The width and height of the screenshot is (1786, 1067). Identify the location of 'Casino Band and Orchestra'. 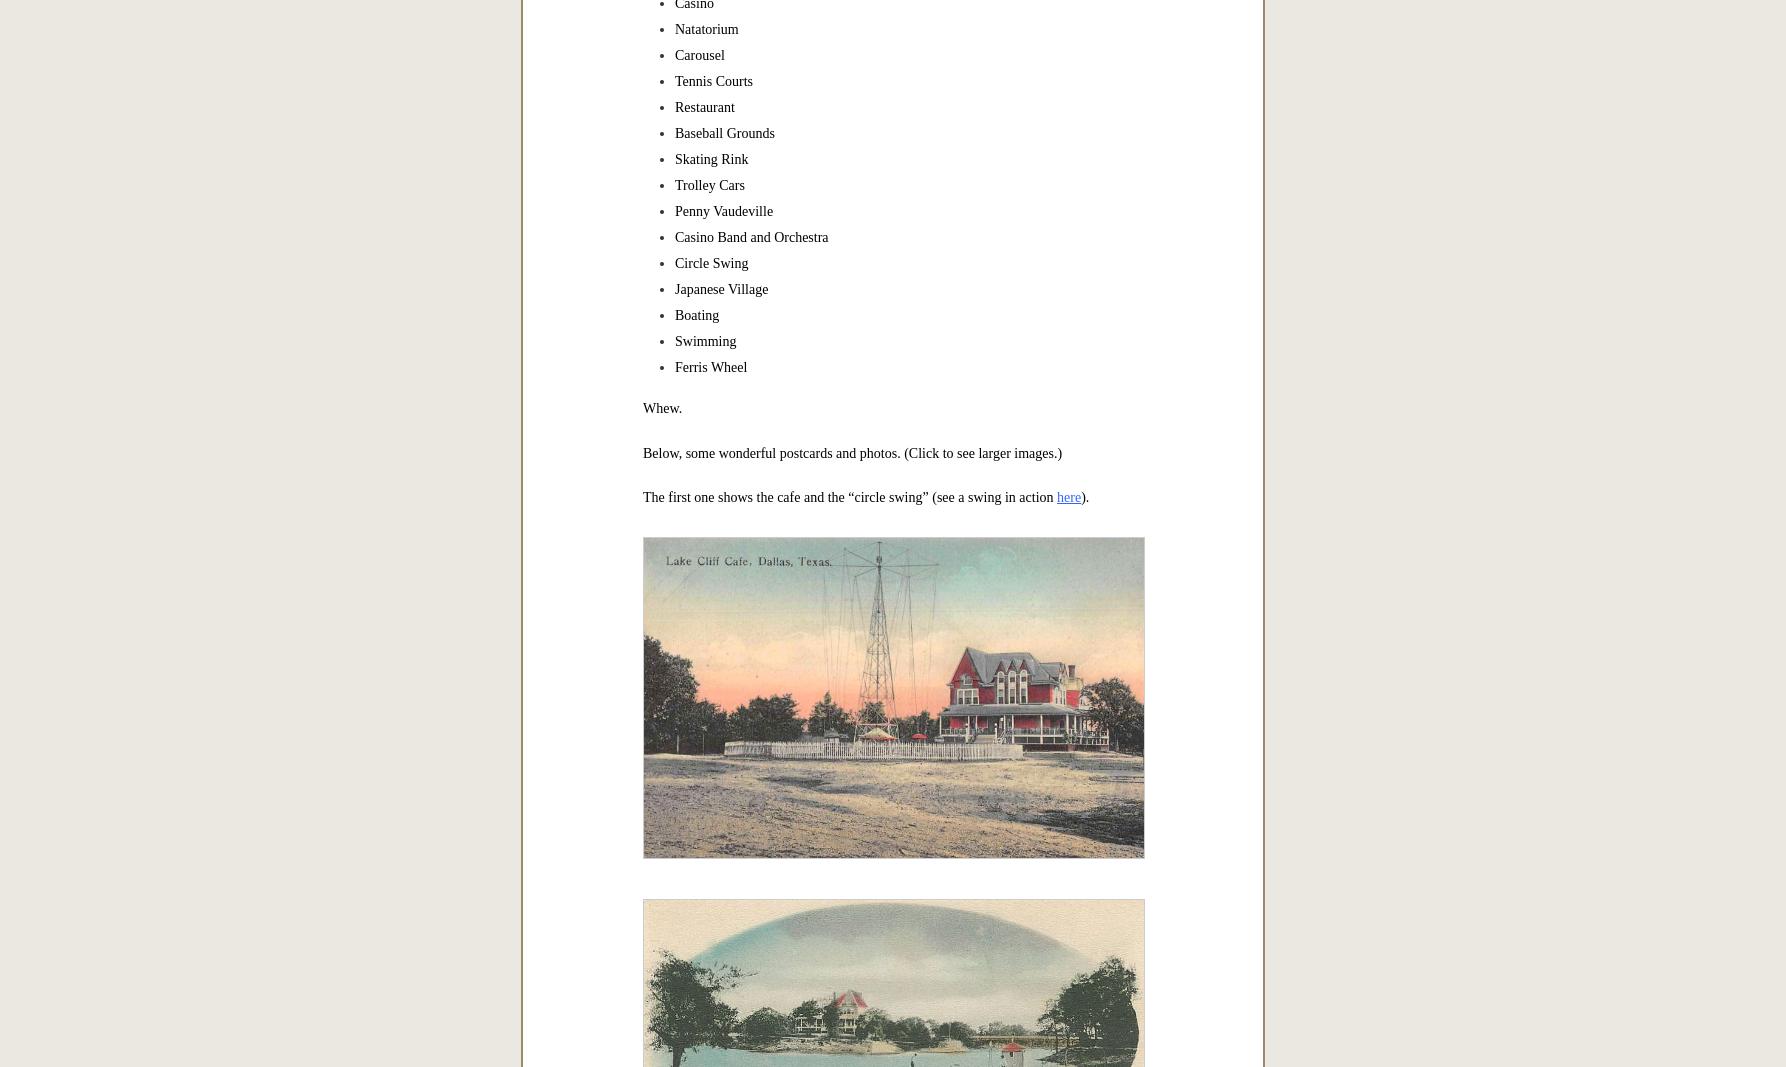
(674, 236).